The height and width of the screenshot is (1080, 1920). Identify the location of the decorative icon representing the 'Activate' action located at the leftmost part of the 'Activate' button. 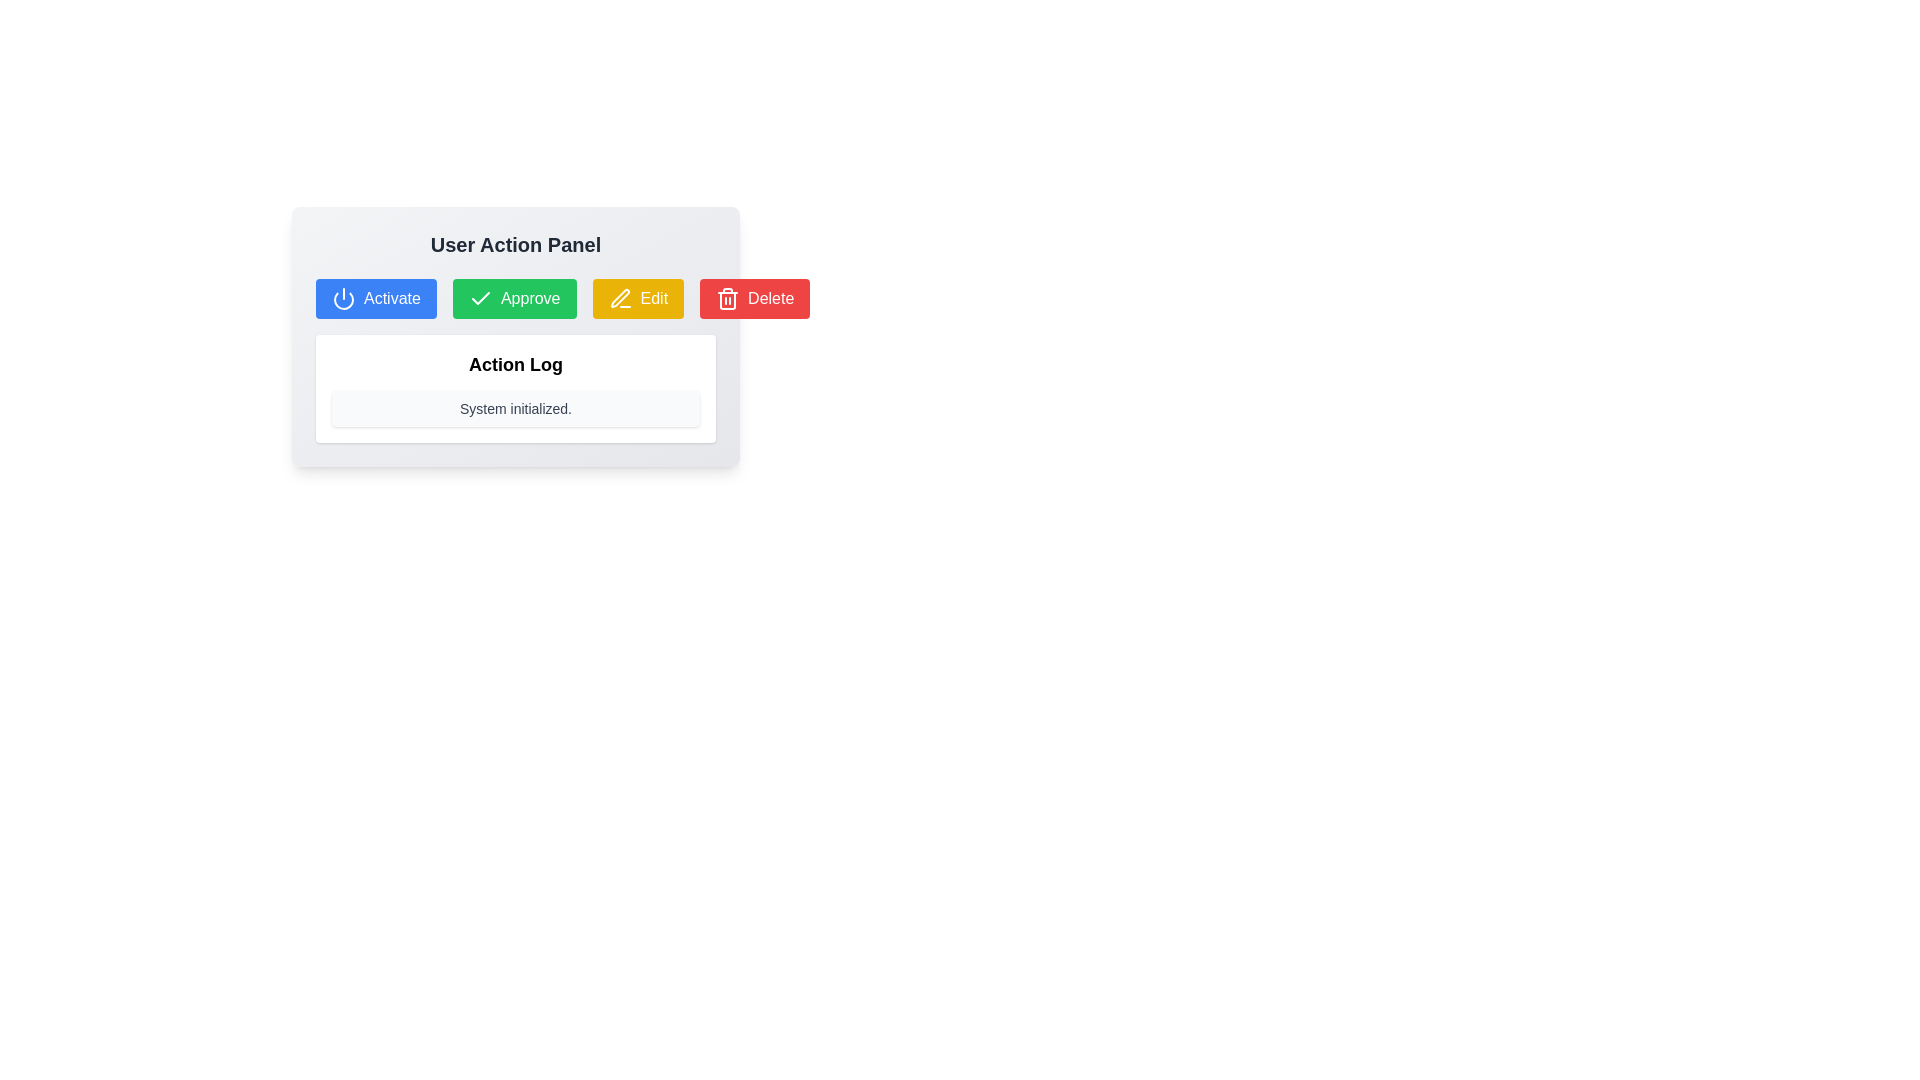
(344, 299).